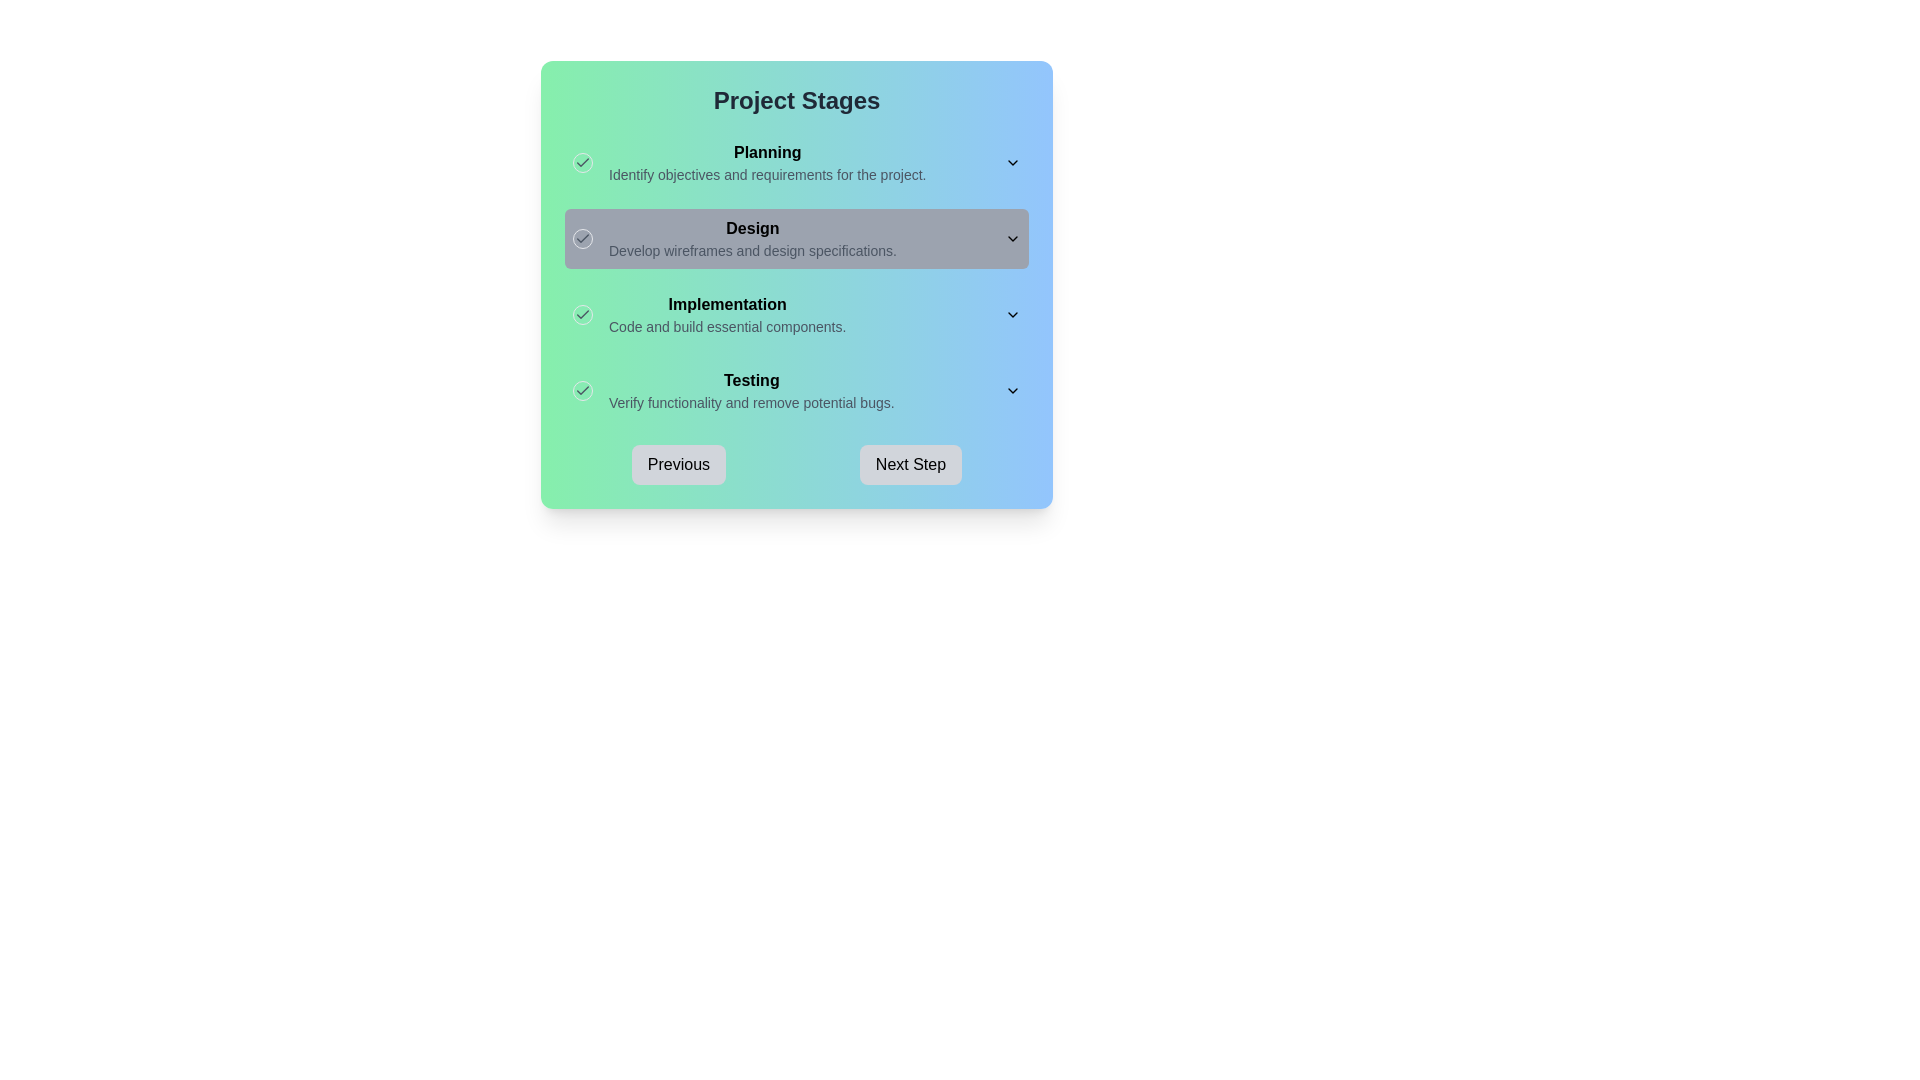 This screenshot has width=1920, height=1080. I want to click on the bold text label displaying the word 'Planning' located in the 'Project Stages' section, positioned at the top of its section with a gradient background, so click(766, 152).